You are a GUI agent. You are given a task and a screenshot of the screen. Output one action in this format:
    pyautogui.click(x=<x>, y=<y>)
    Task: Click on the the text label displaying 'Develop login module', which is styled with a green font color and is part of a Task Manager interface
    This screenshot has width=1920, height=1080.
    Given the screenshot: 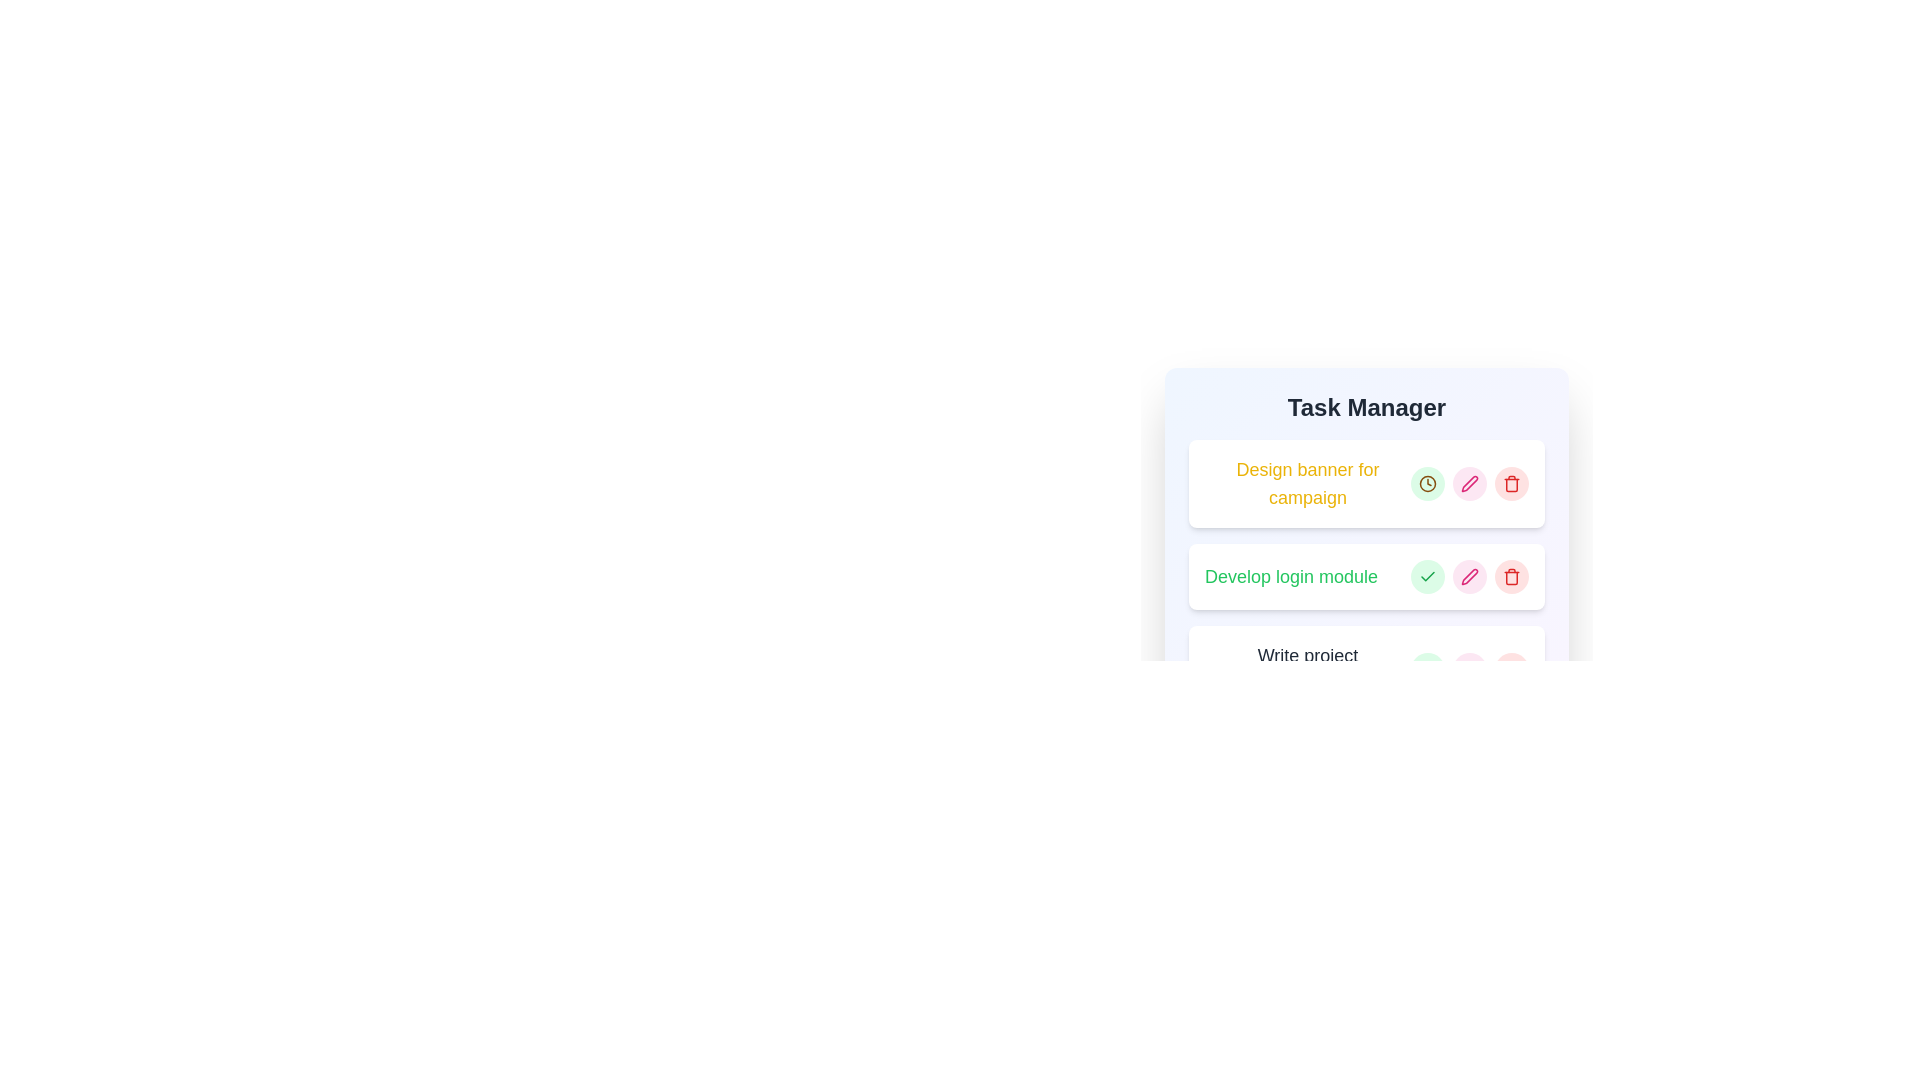 What is the action you would take?
    pyautogui.click(x=1291, y=577)
    